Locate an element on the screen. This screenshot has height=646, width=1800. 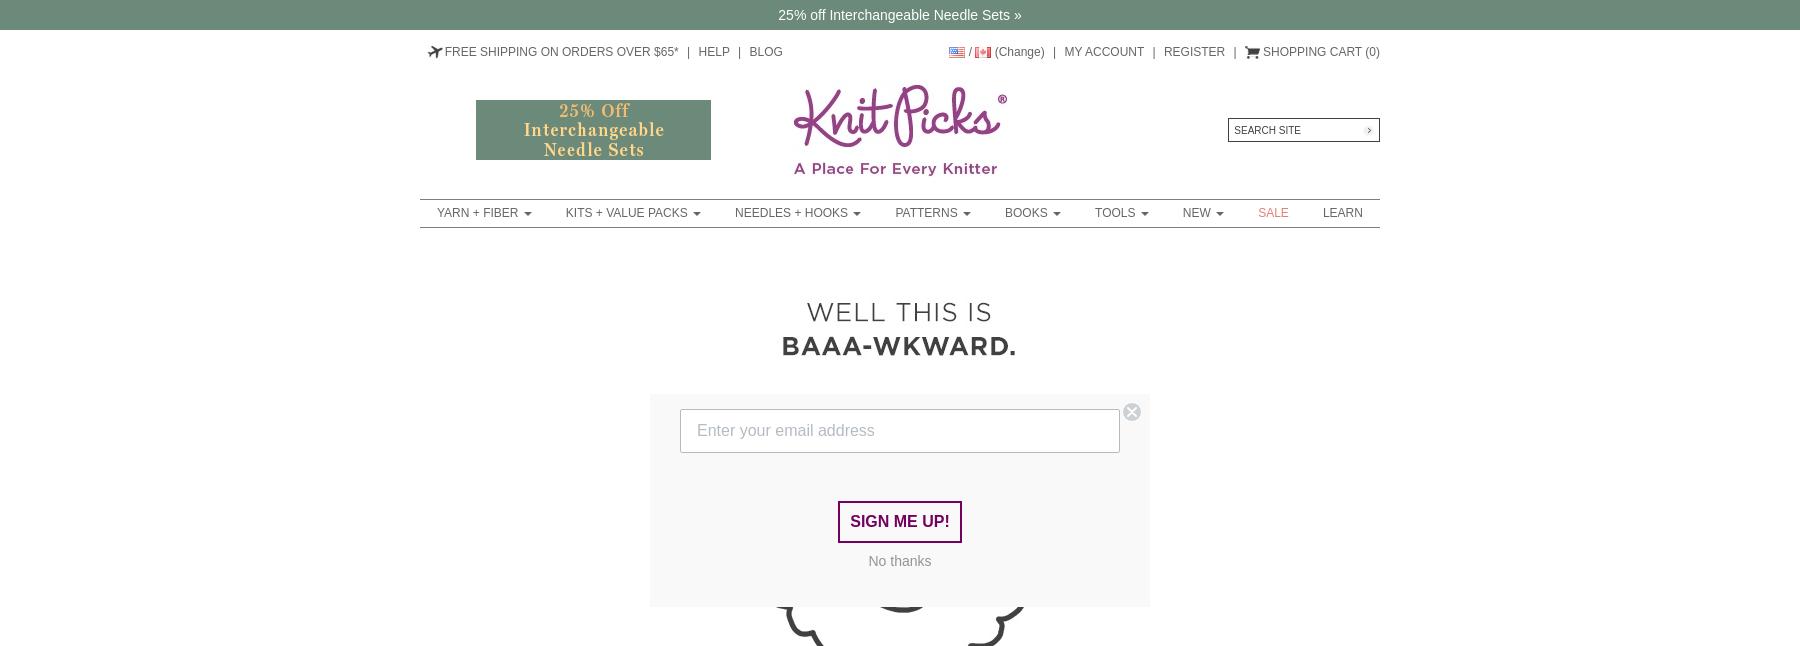
'Needles + Hooks' is located at coordinates (793, 212).